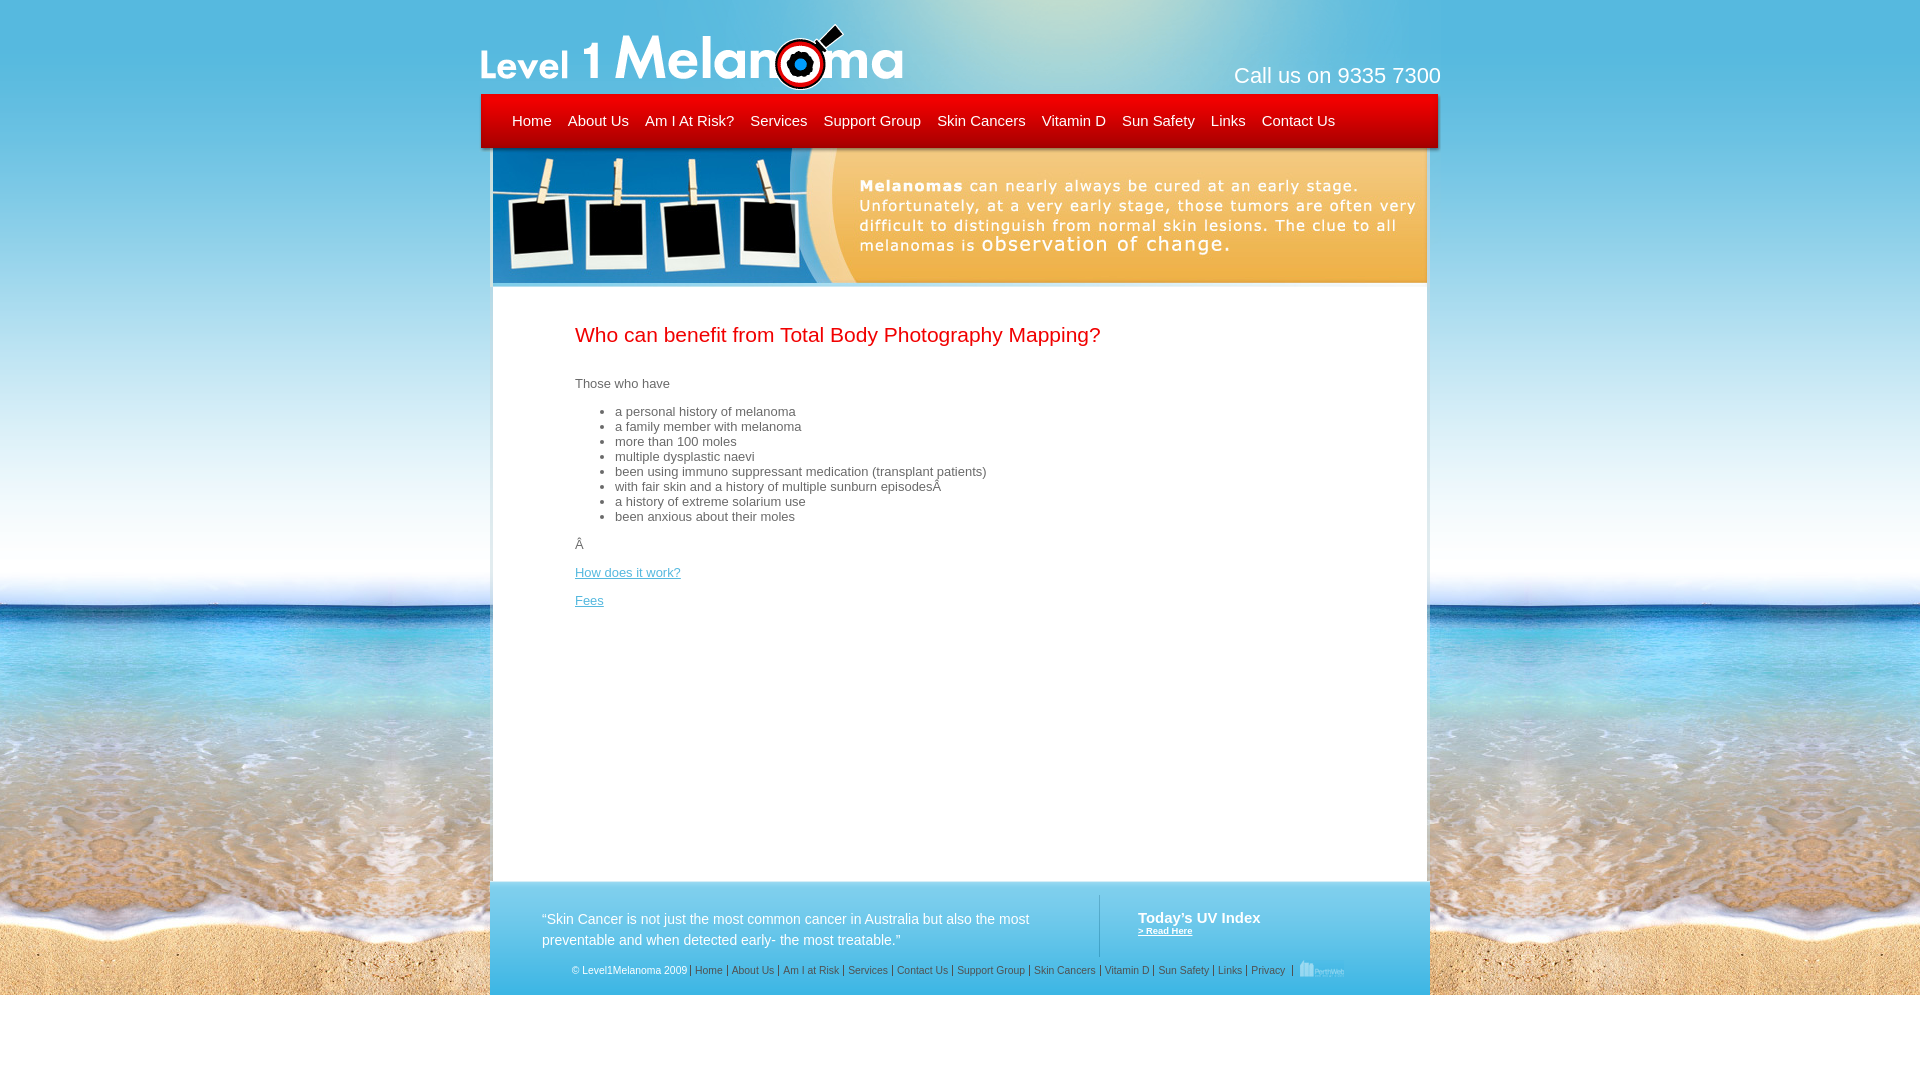  I want to click on 'Home', so click(708, 969).